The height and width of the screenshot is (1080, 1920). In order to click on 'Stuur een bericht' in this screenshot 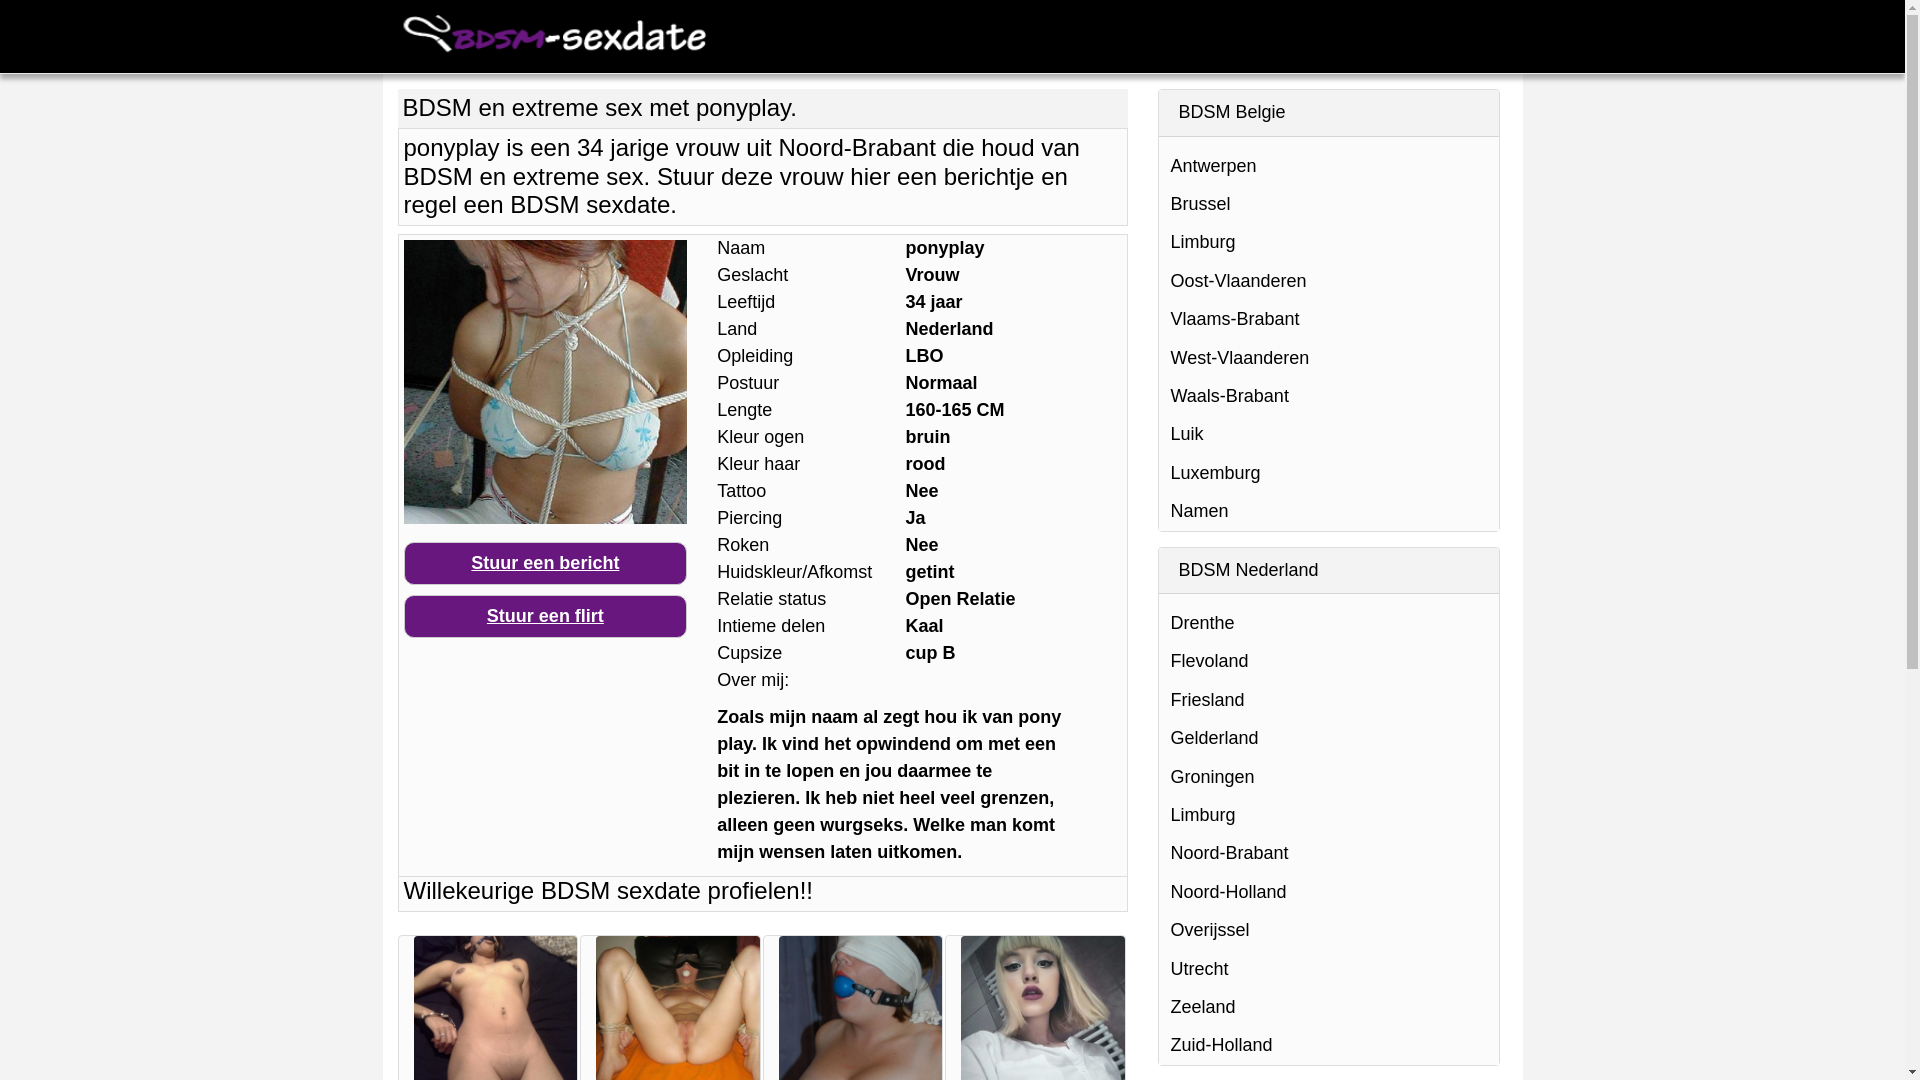, I will do `click(545, 563)`.